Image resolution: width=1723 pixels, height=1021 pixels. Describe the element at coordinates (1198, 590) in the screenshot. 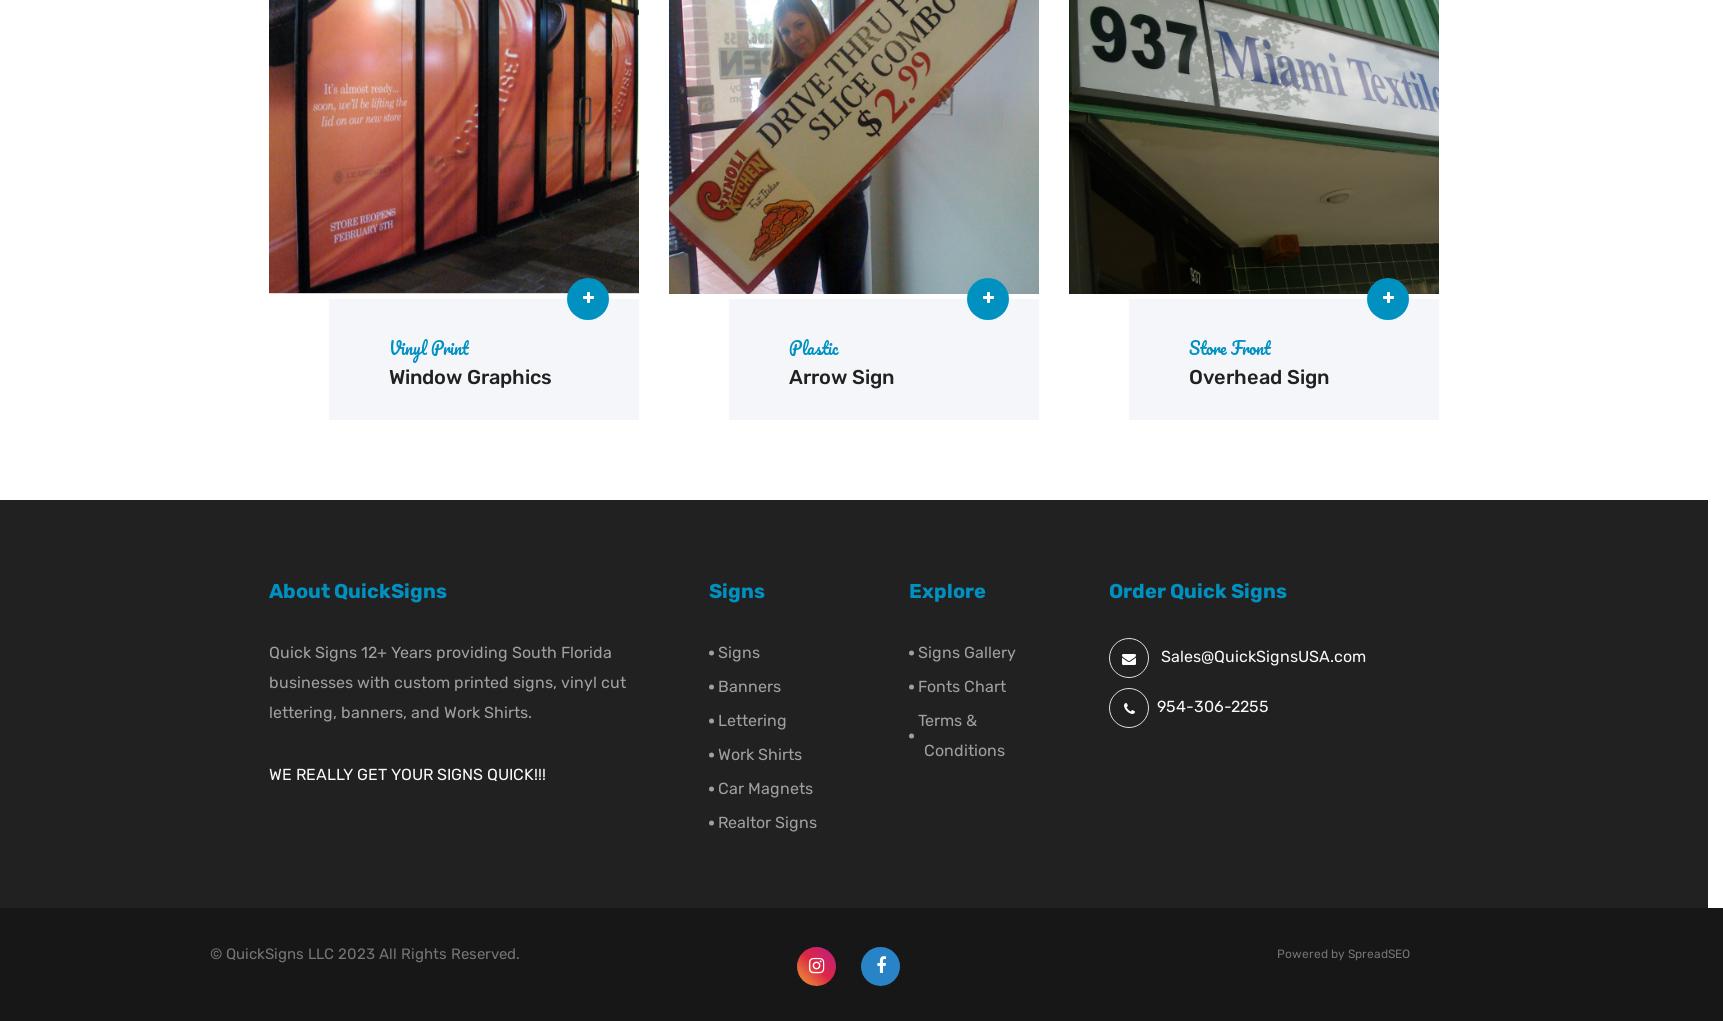

I see `'Order Quick Signs'` at that location.